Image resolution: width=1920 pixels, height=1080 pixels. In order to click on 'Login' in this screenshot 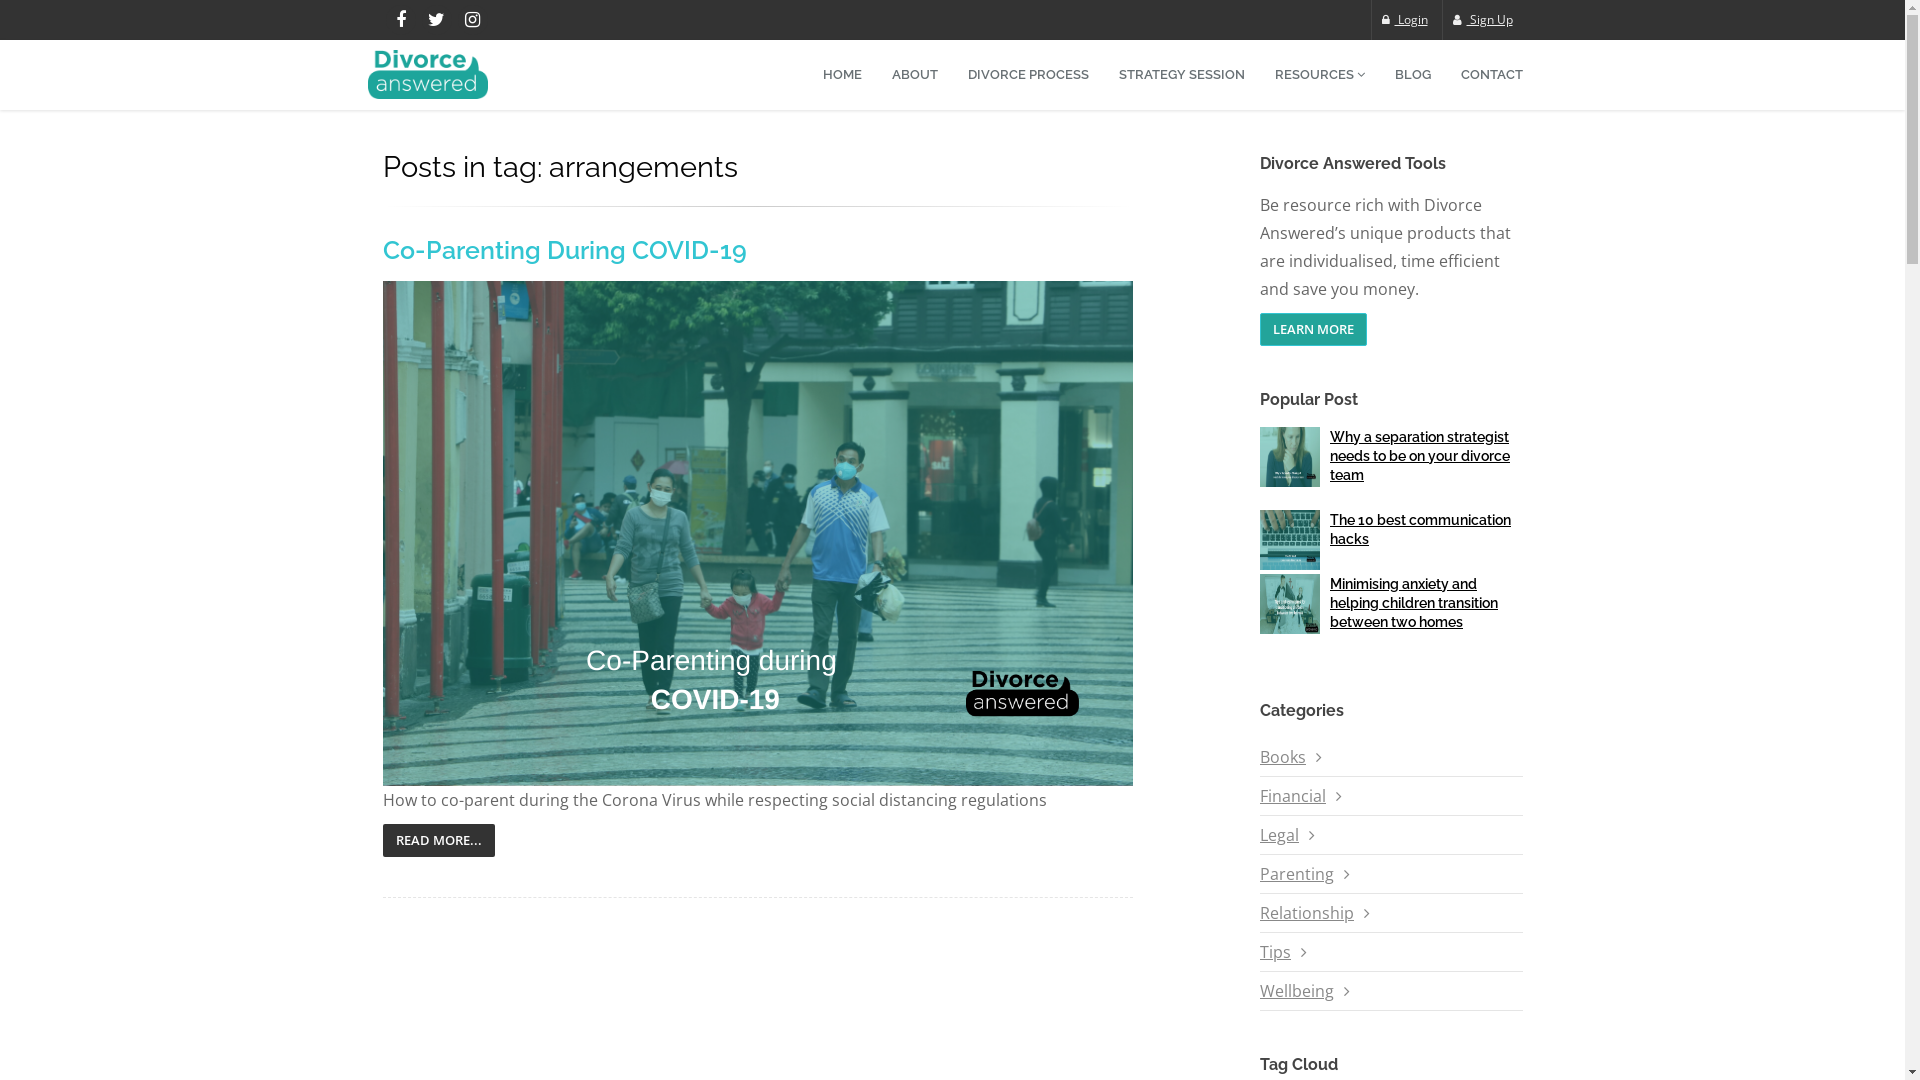, I will do `click(1404, 19)`.